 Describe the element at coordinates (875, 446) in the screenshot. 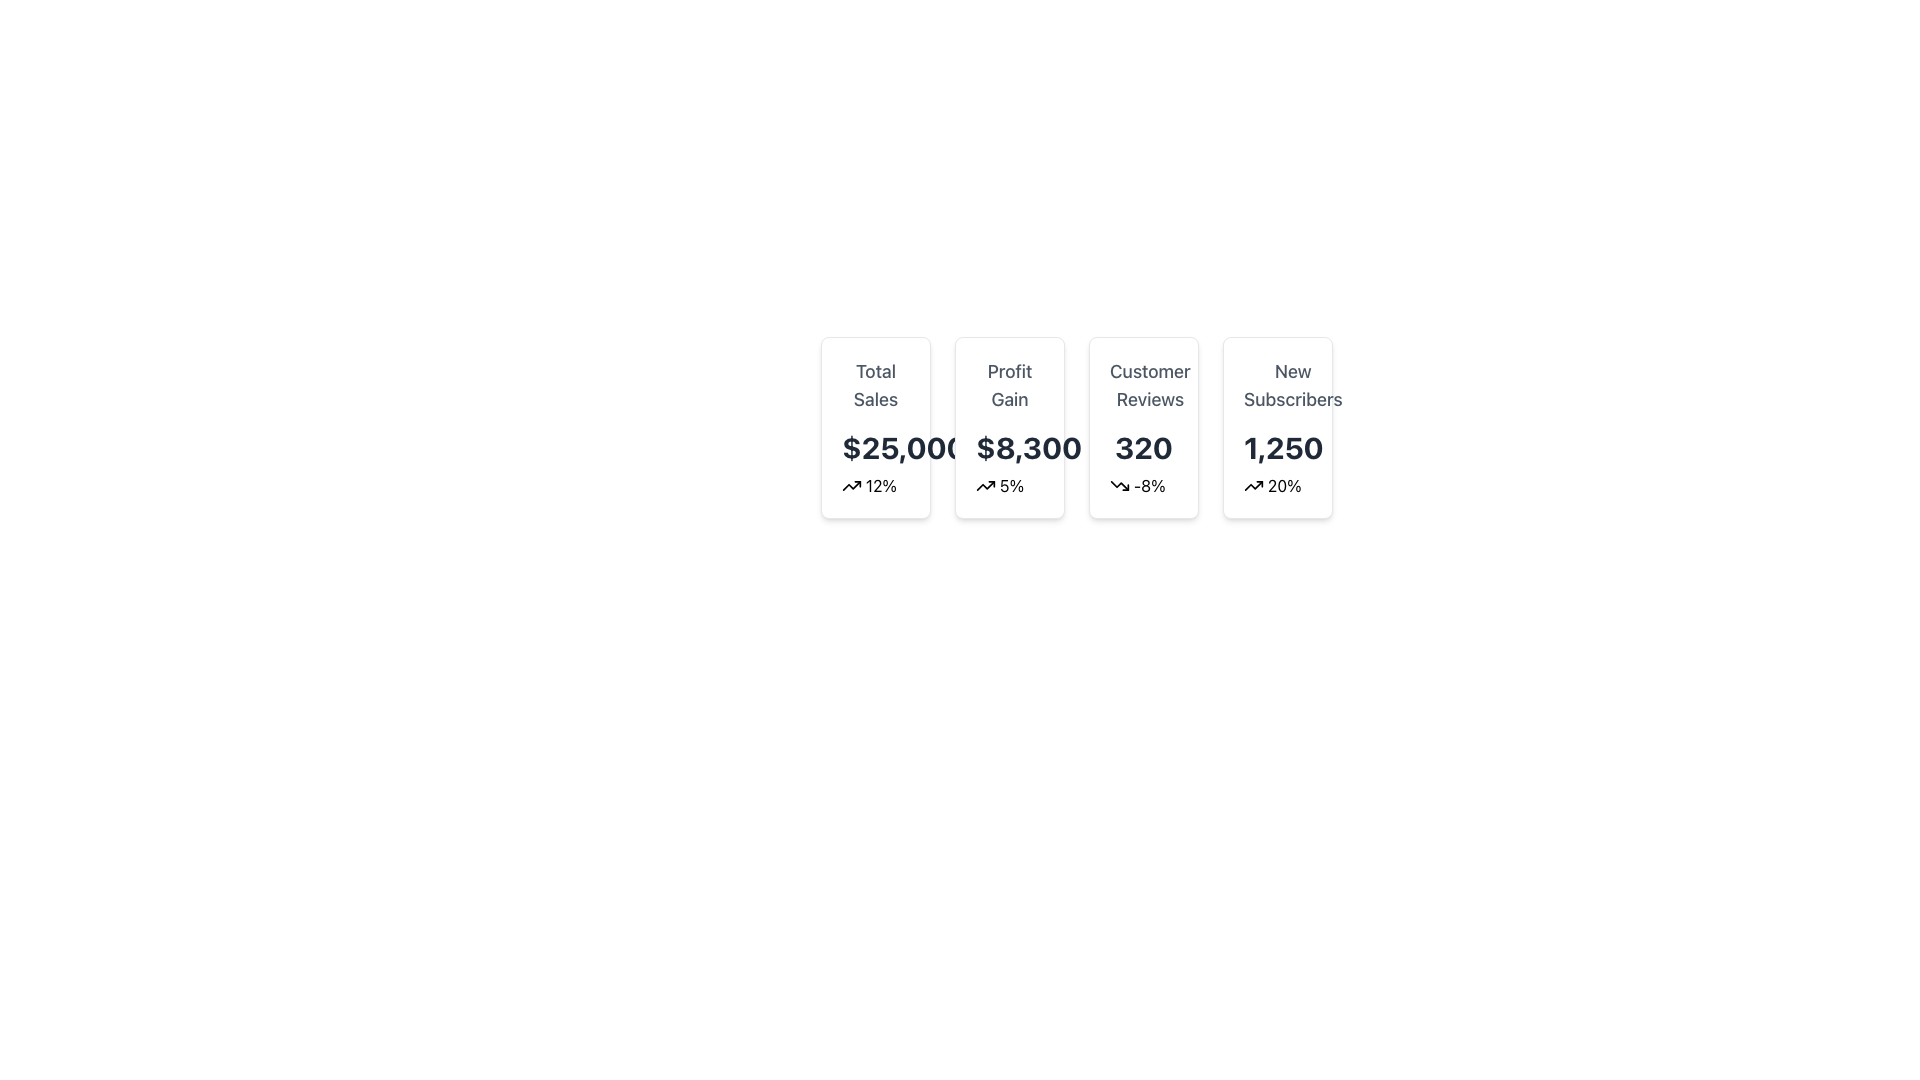

I see `the large, bold numerical value '$25,000' located in the 'Total Sales' card` at that location.